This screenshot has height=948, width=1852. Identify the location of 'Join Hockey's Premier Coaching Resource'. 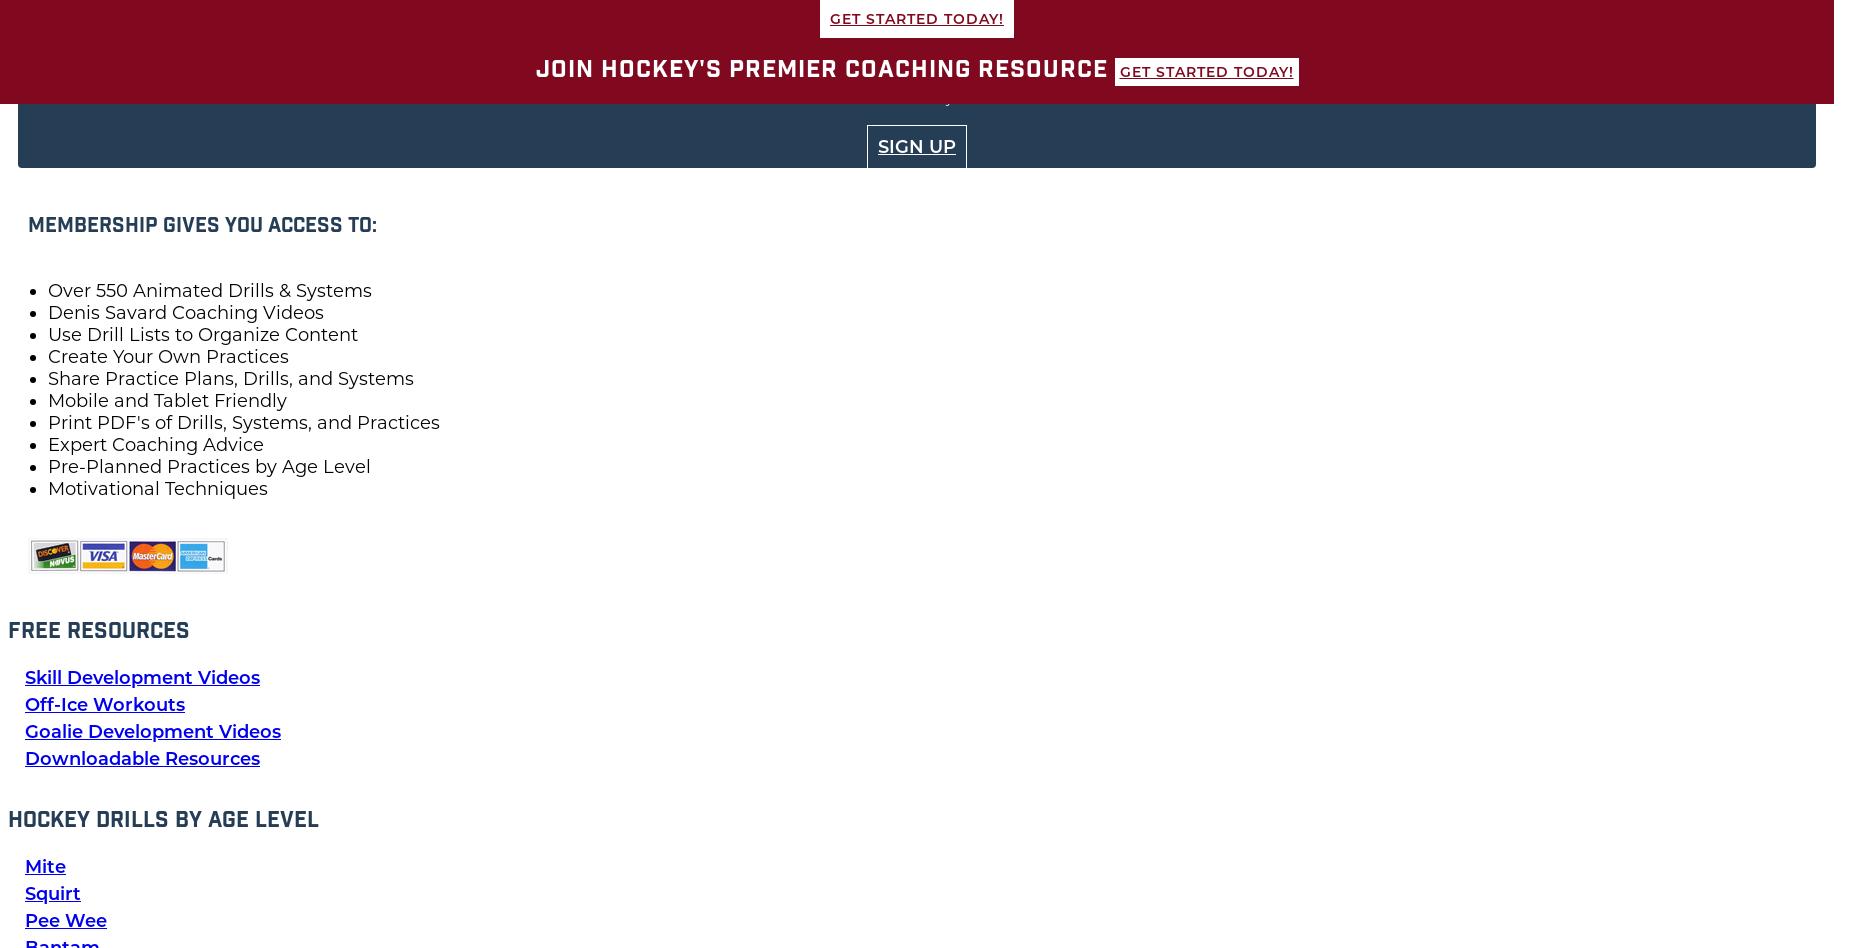
(824, 71).